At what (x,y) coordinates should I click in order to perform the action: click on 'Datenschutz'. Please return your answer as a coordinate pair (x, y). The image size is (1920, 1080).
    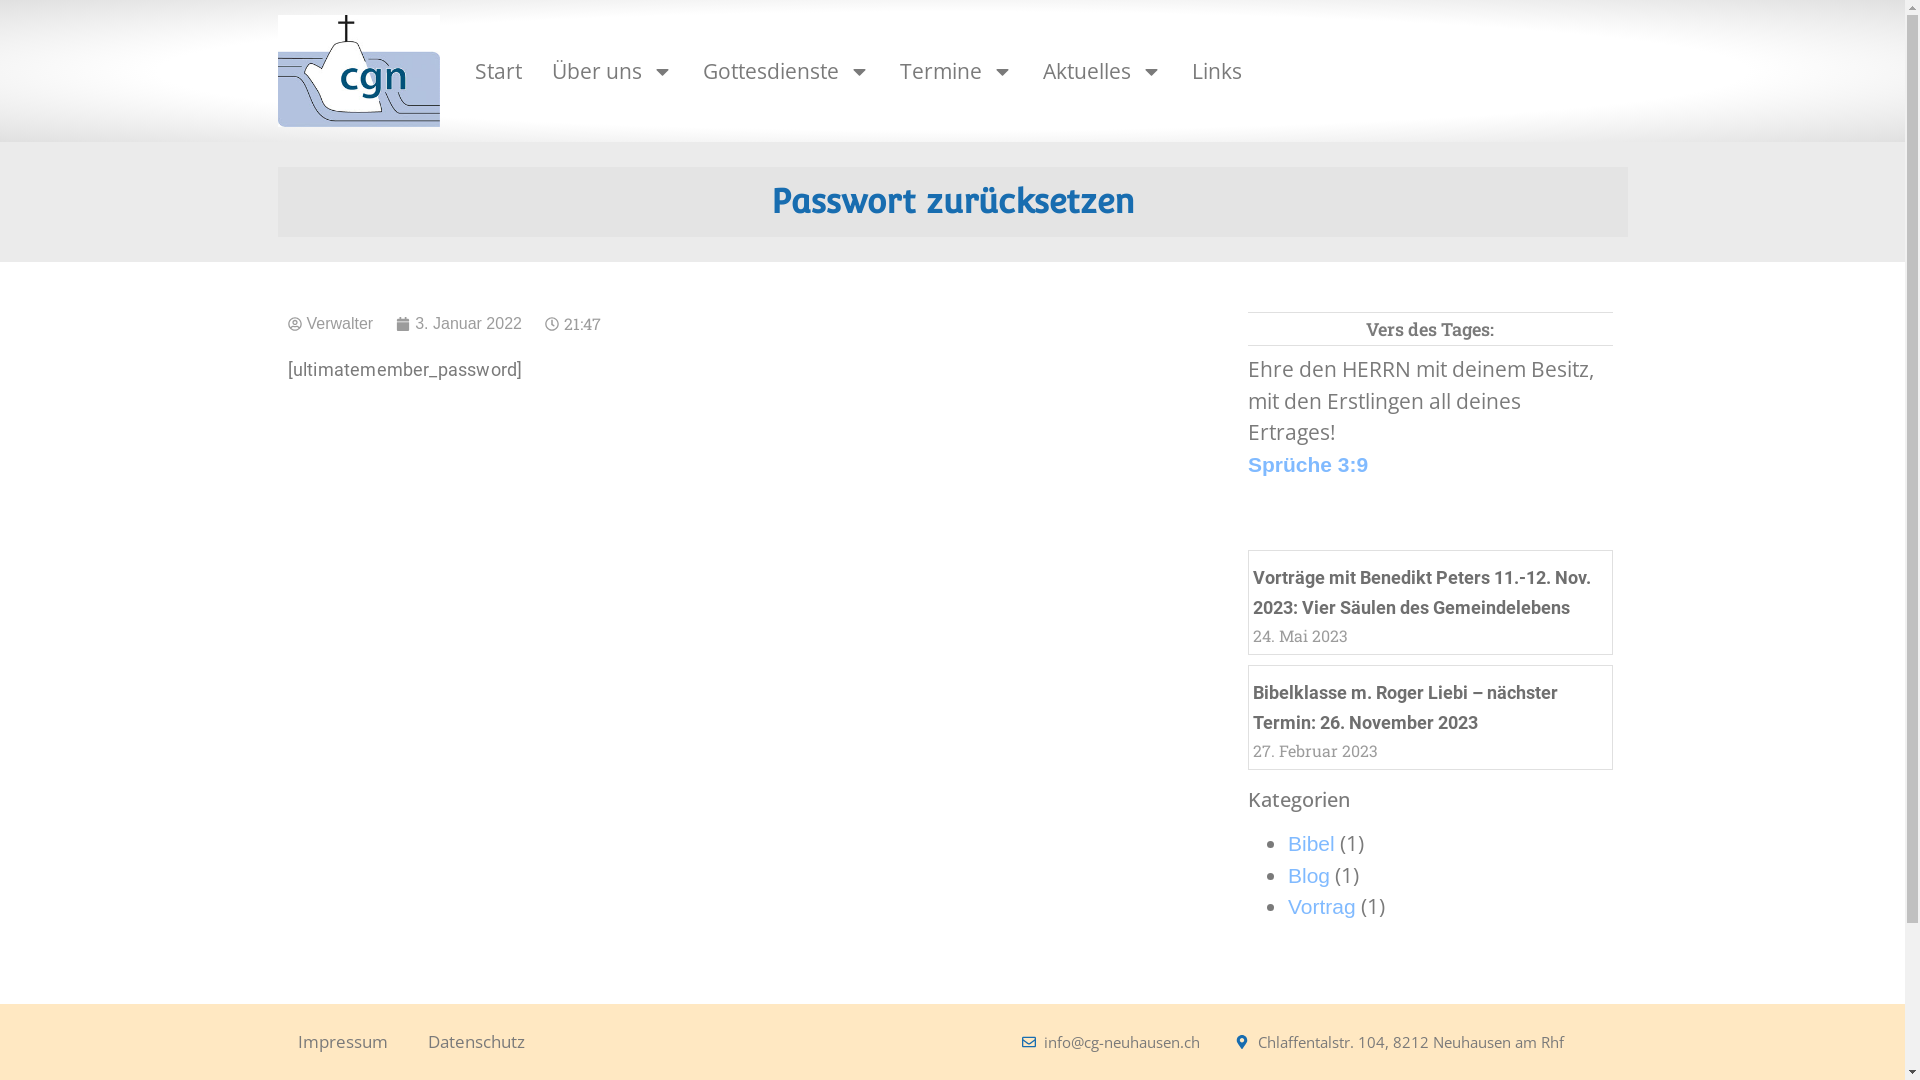
    Looking at the image, I should click on (475, 1040).